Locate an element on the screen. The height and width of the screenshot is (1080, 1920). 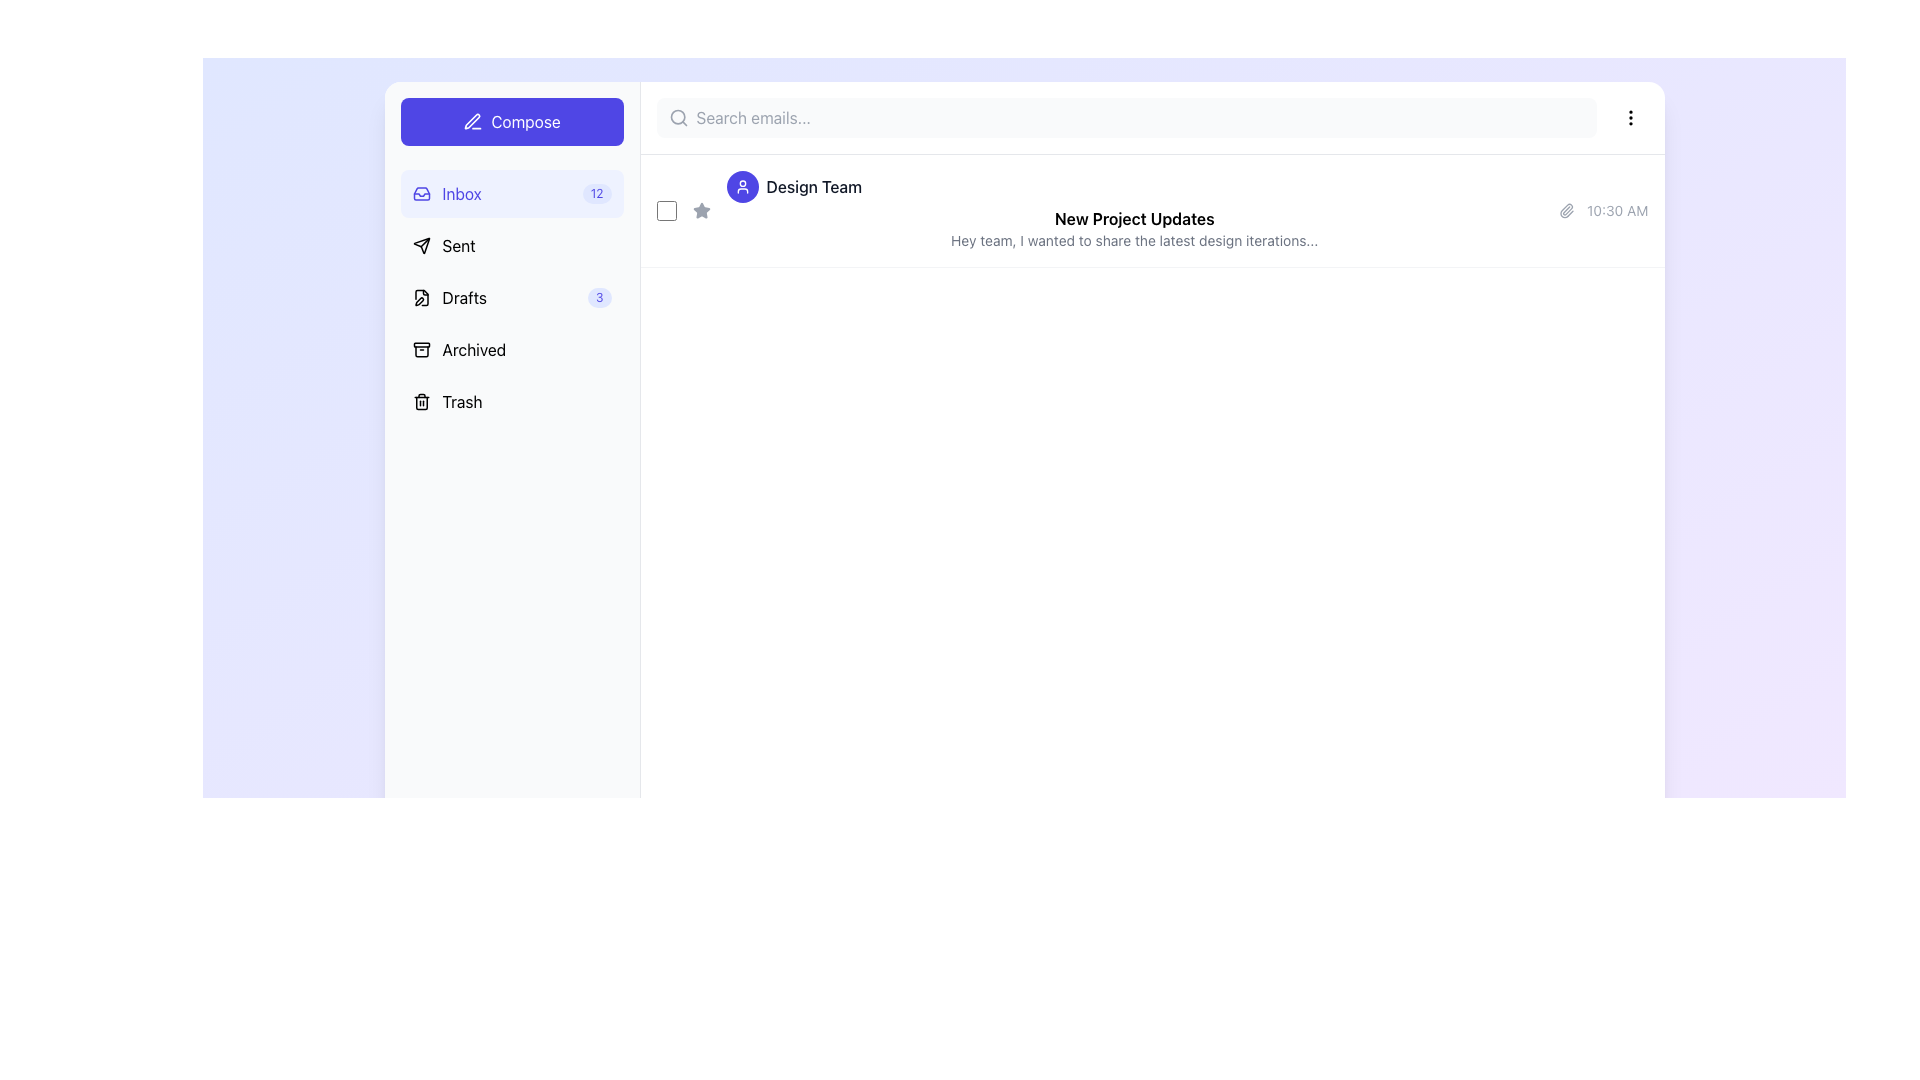
the 'Drafts' menu item icon located in the sidebar, which is the third item below 'Inbox' and 'Sent' is located at coordinates (420, 297).